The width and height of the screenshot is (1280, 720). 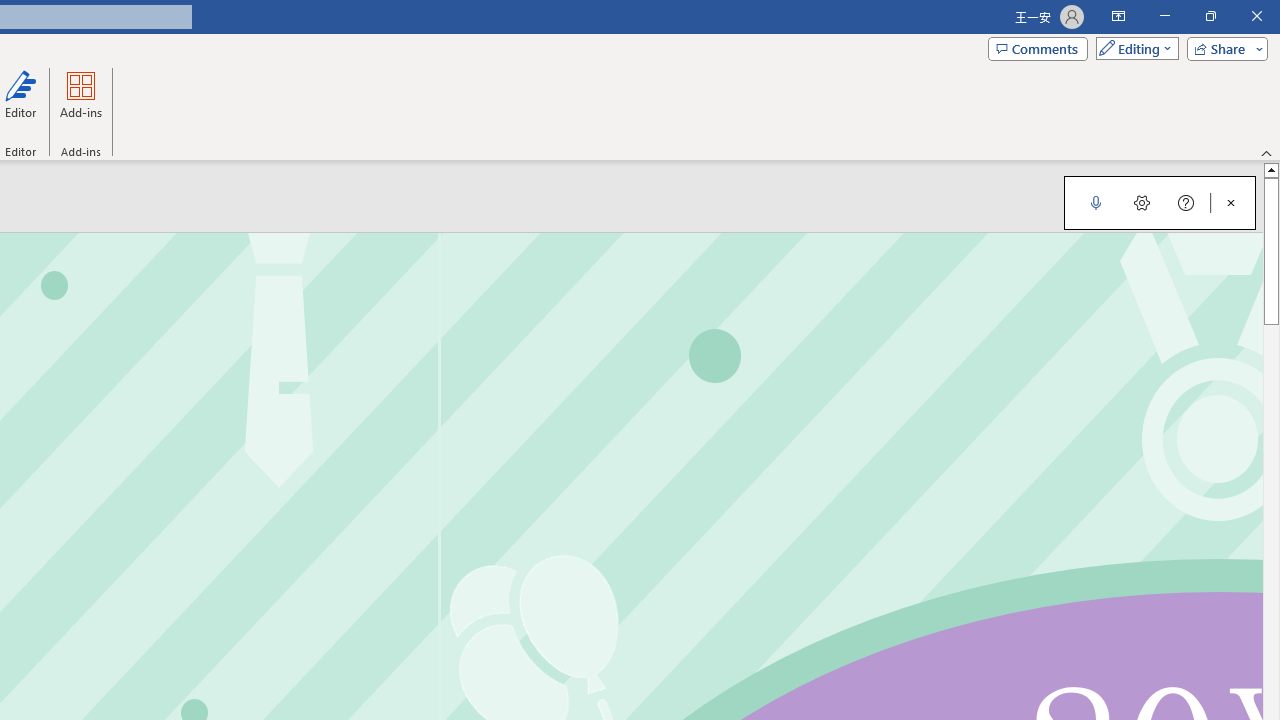 I want to click on 'Dictation Settings', so click(x=1142, y=203).